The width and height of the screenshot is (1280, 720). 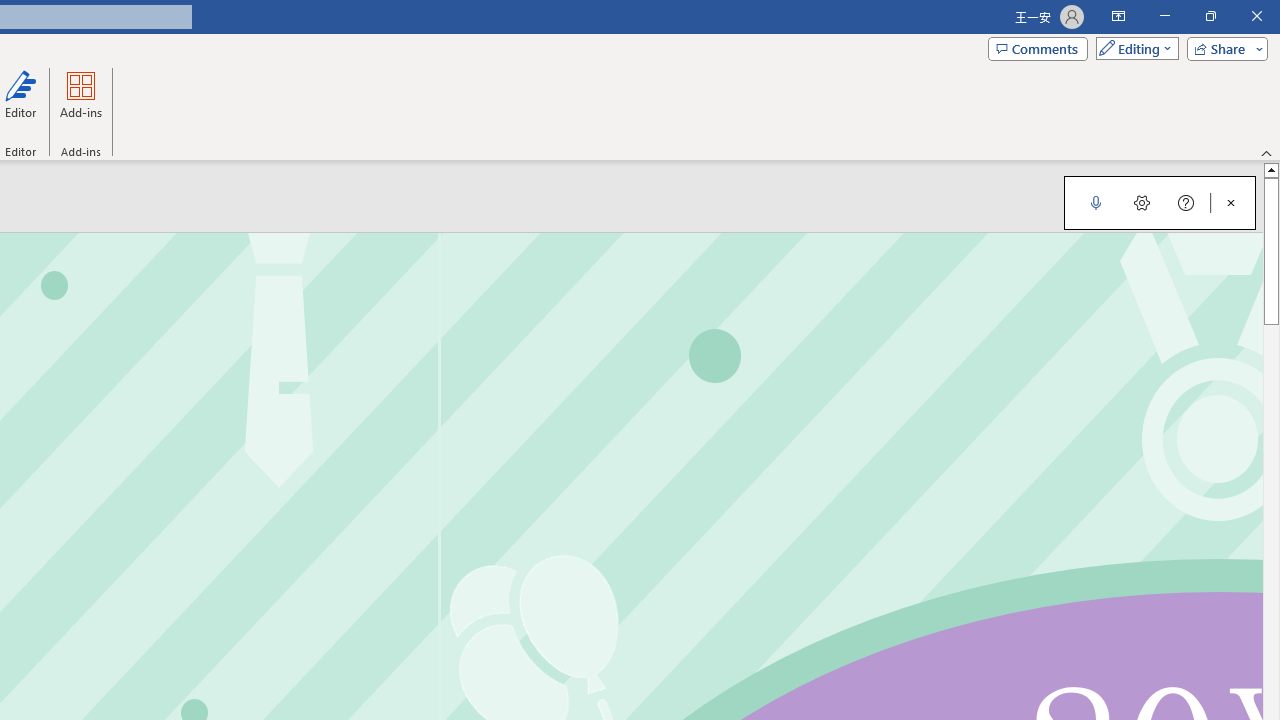 I want to click on 'Dictation Settings', so click(x=1142, y=203).